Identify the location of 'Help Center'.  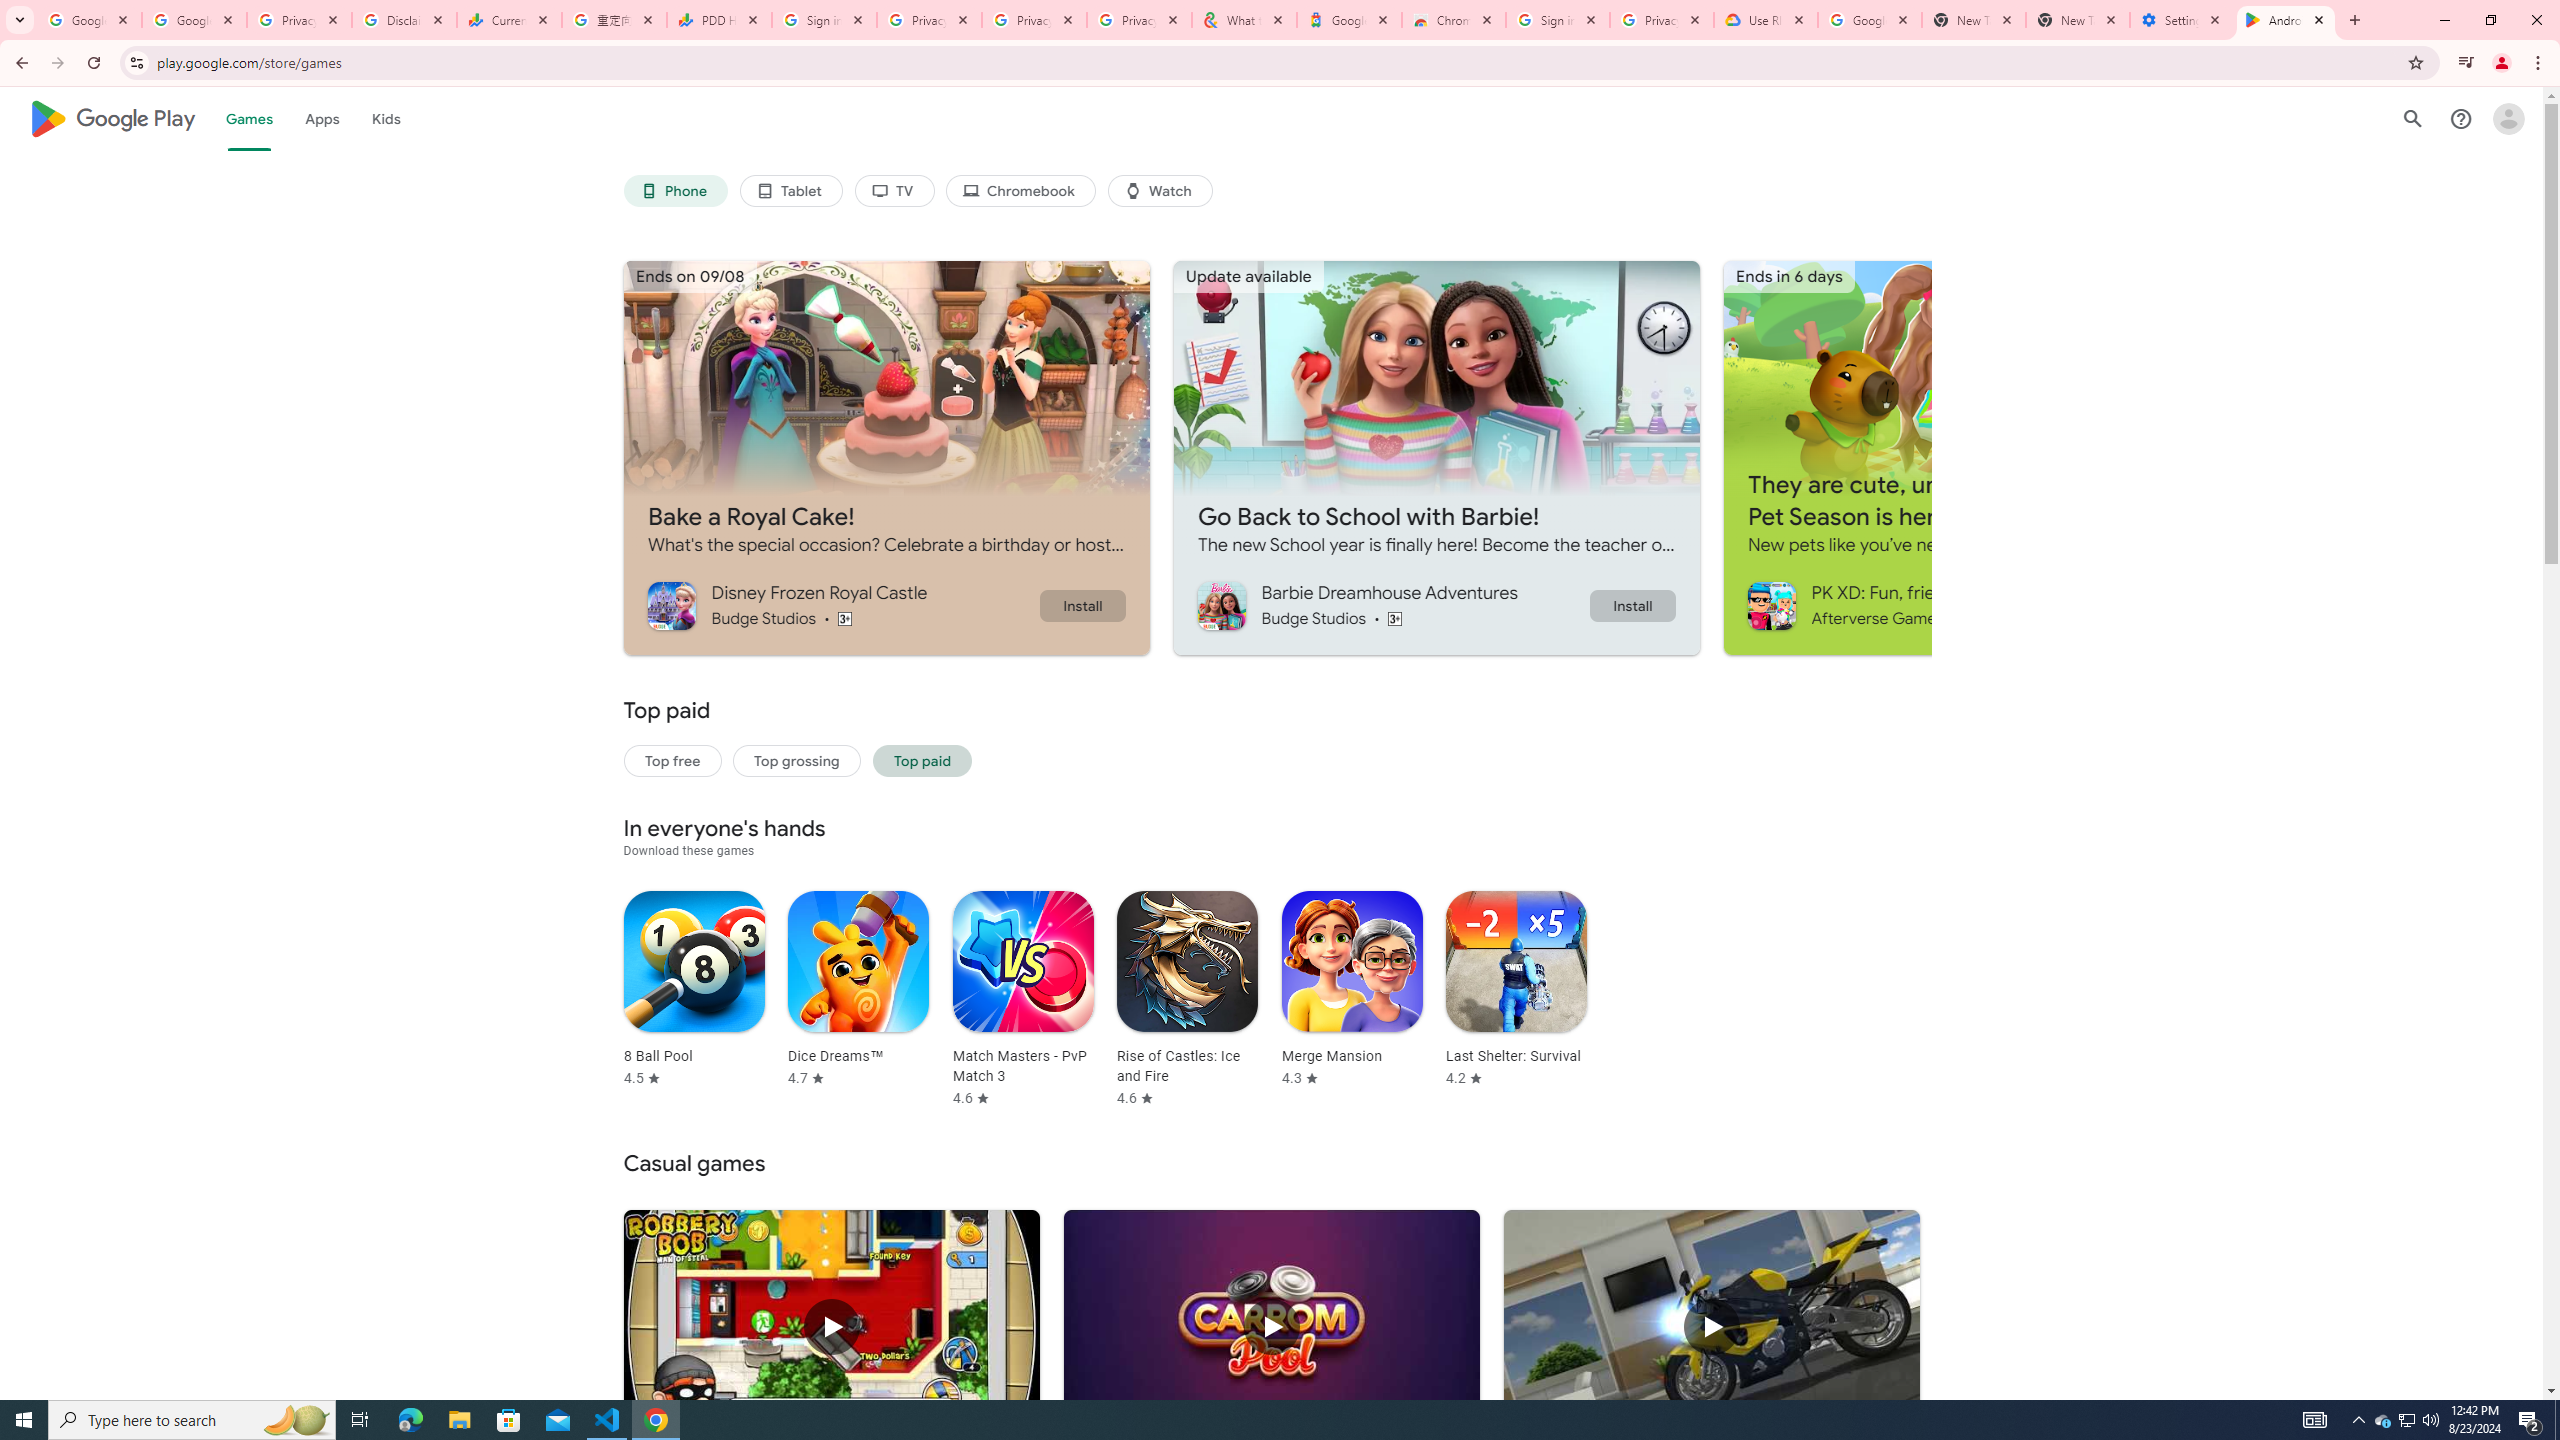
(2461, 118).